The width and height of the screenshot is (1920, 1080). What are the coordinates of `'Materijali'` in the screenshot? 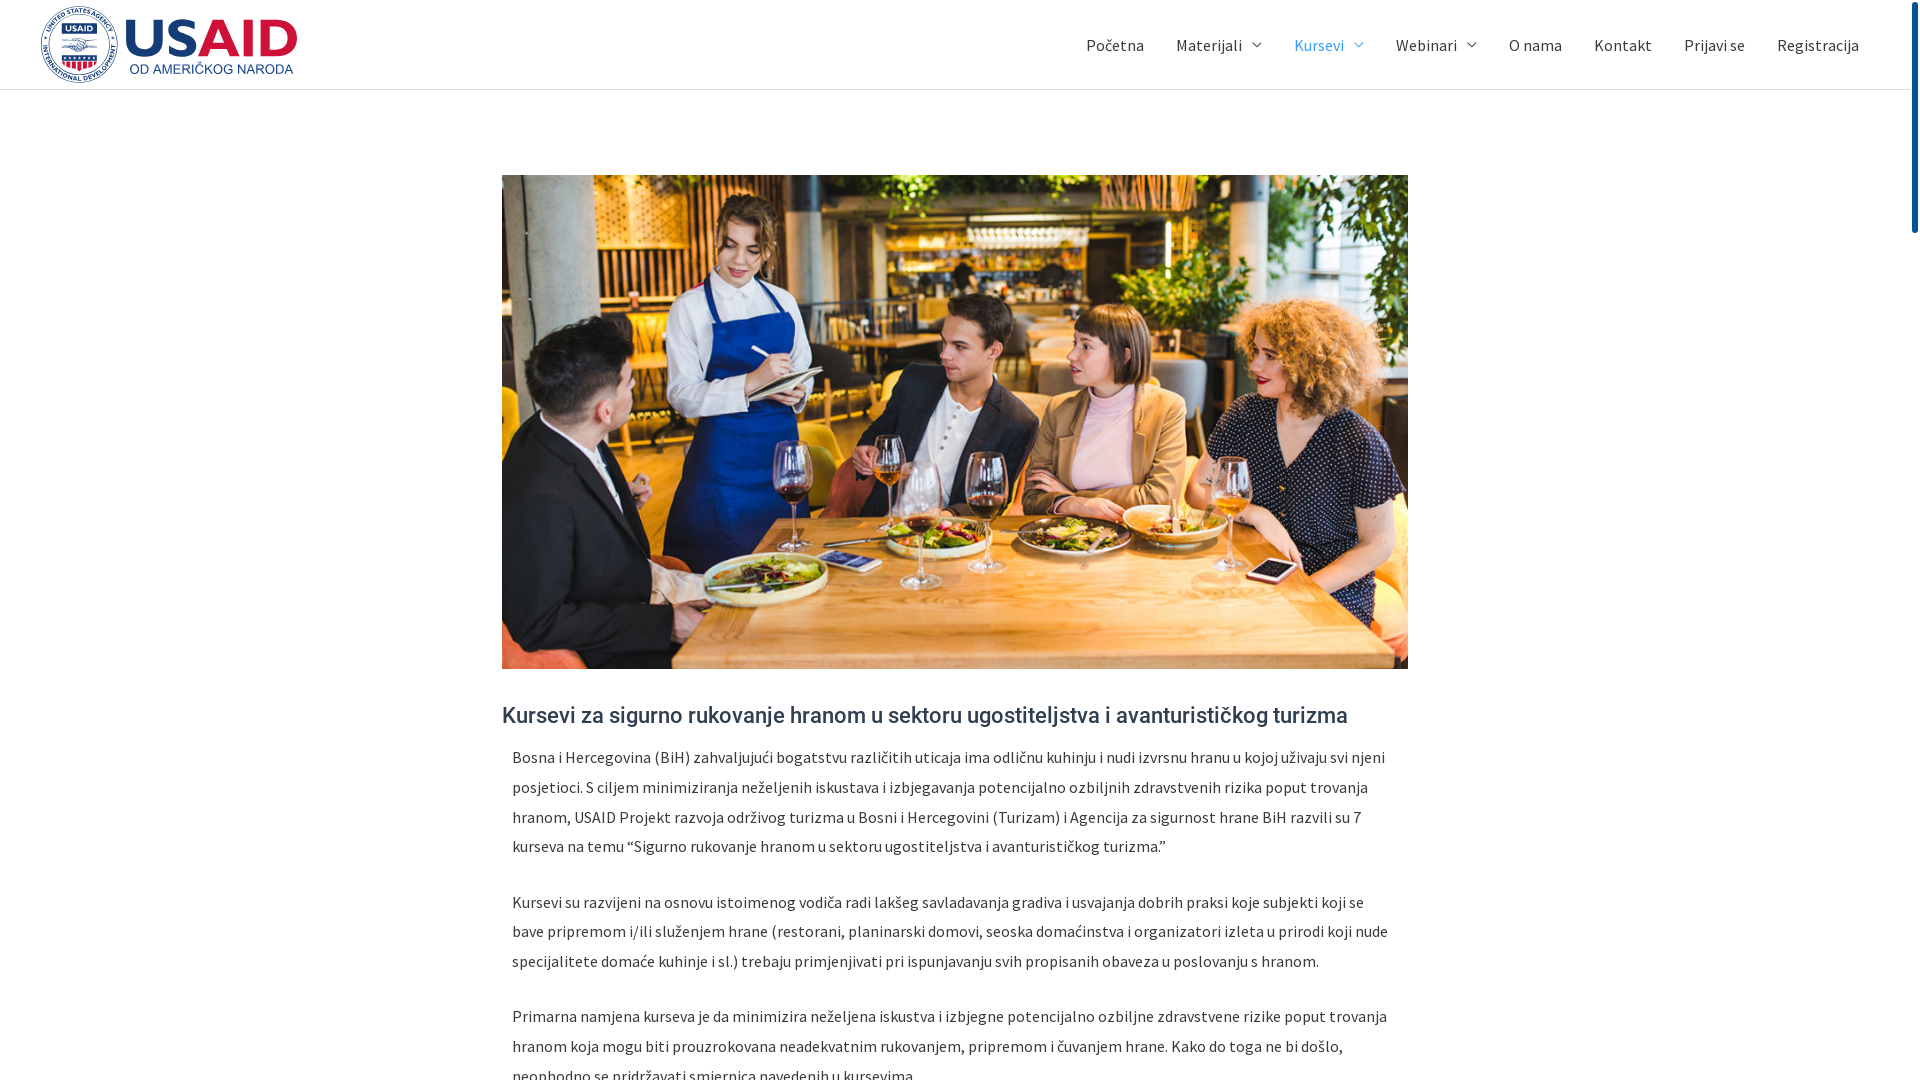 It's located at (1218, 43).